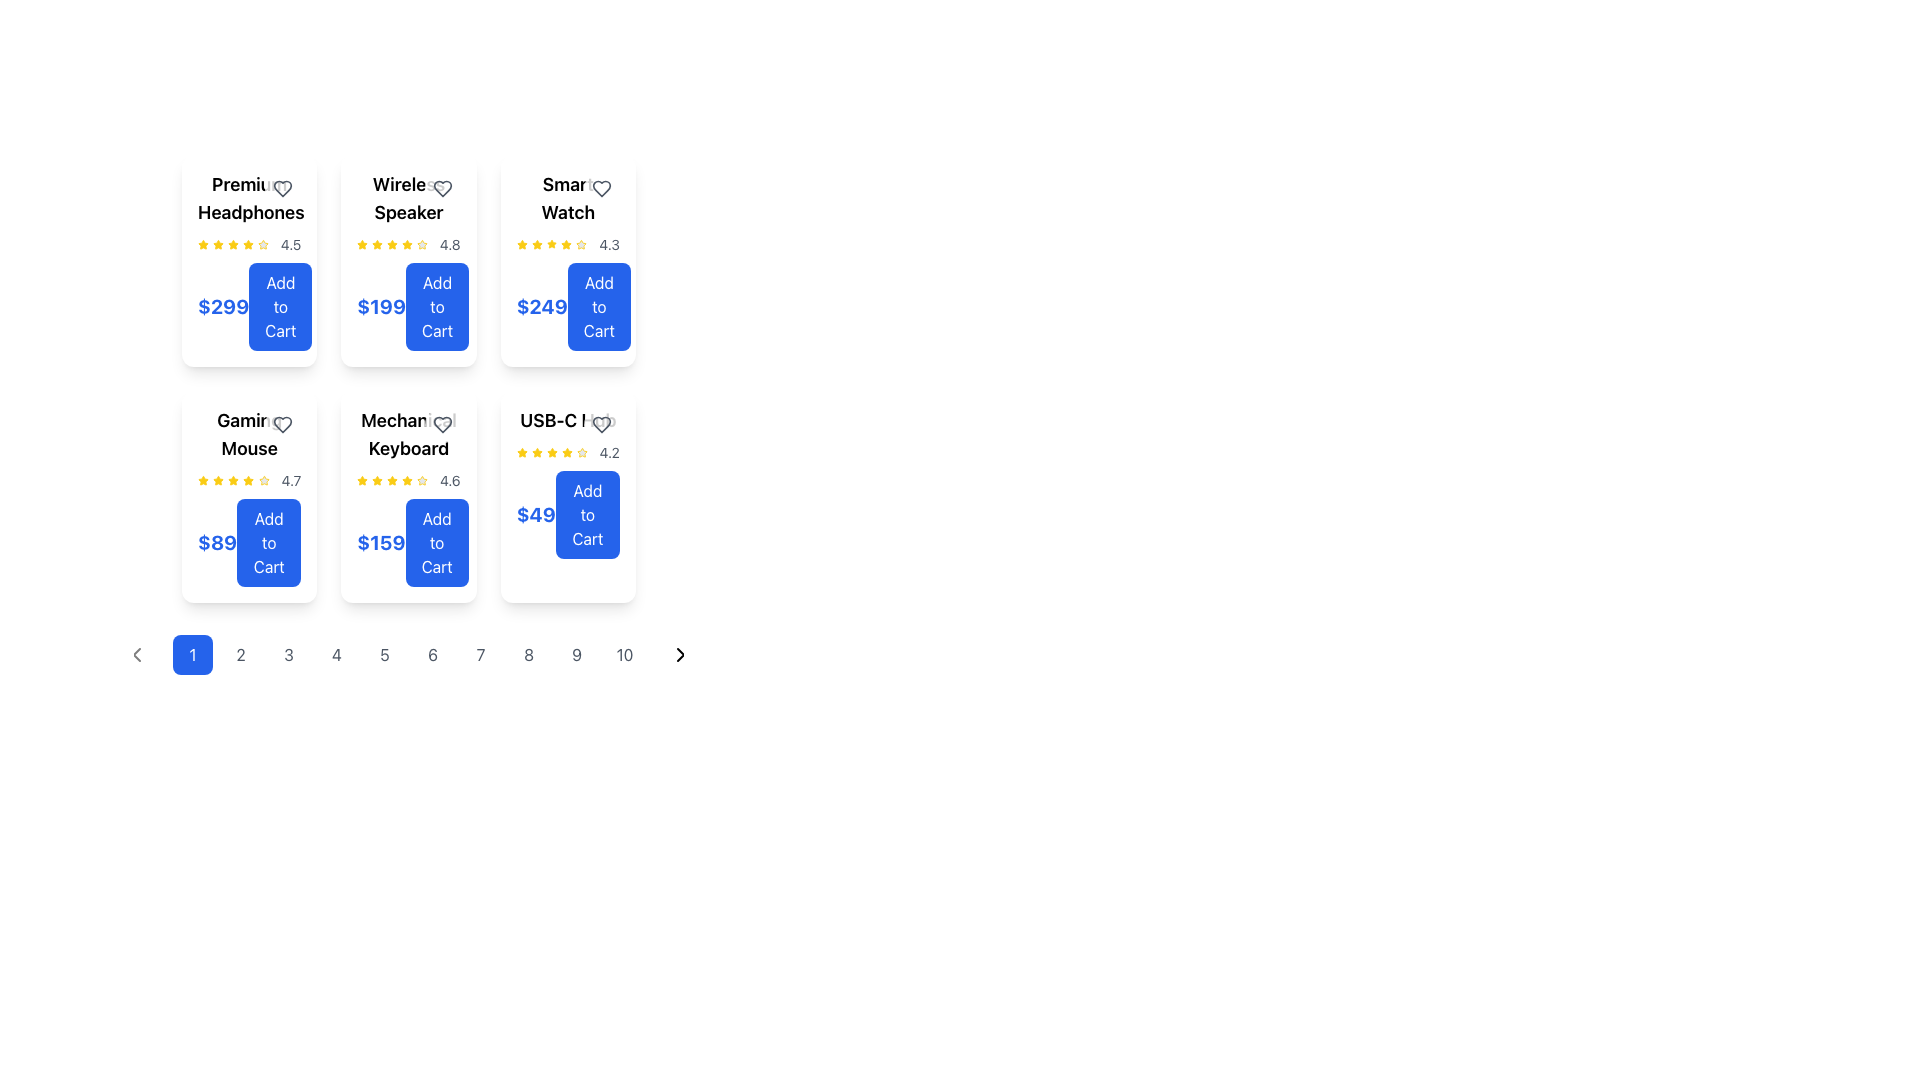 The width and height of the screenshot is (1920, 1080). I want to click on the visual representation of the third yellow star in the rating indicator located below the text 'Mechanical Keyboard' and above the 'Add to Cart' button, so click(377, 481).